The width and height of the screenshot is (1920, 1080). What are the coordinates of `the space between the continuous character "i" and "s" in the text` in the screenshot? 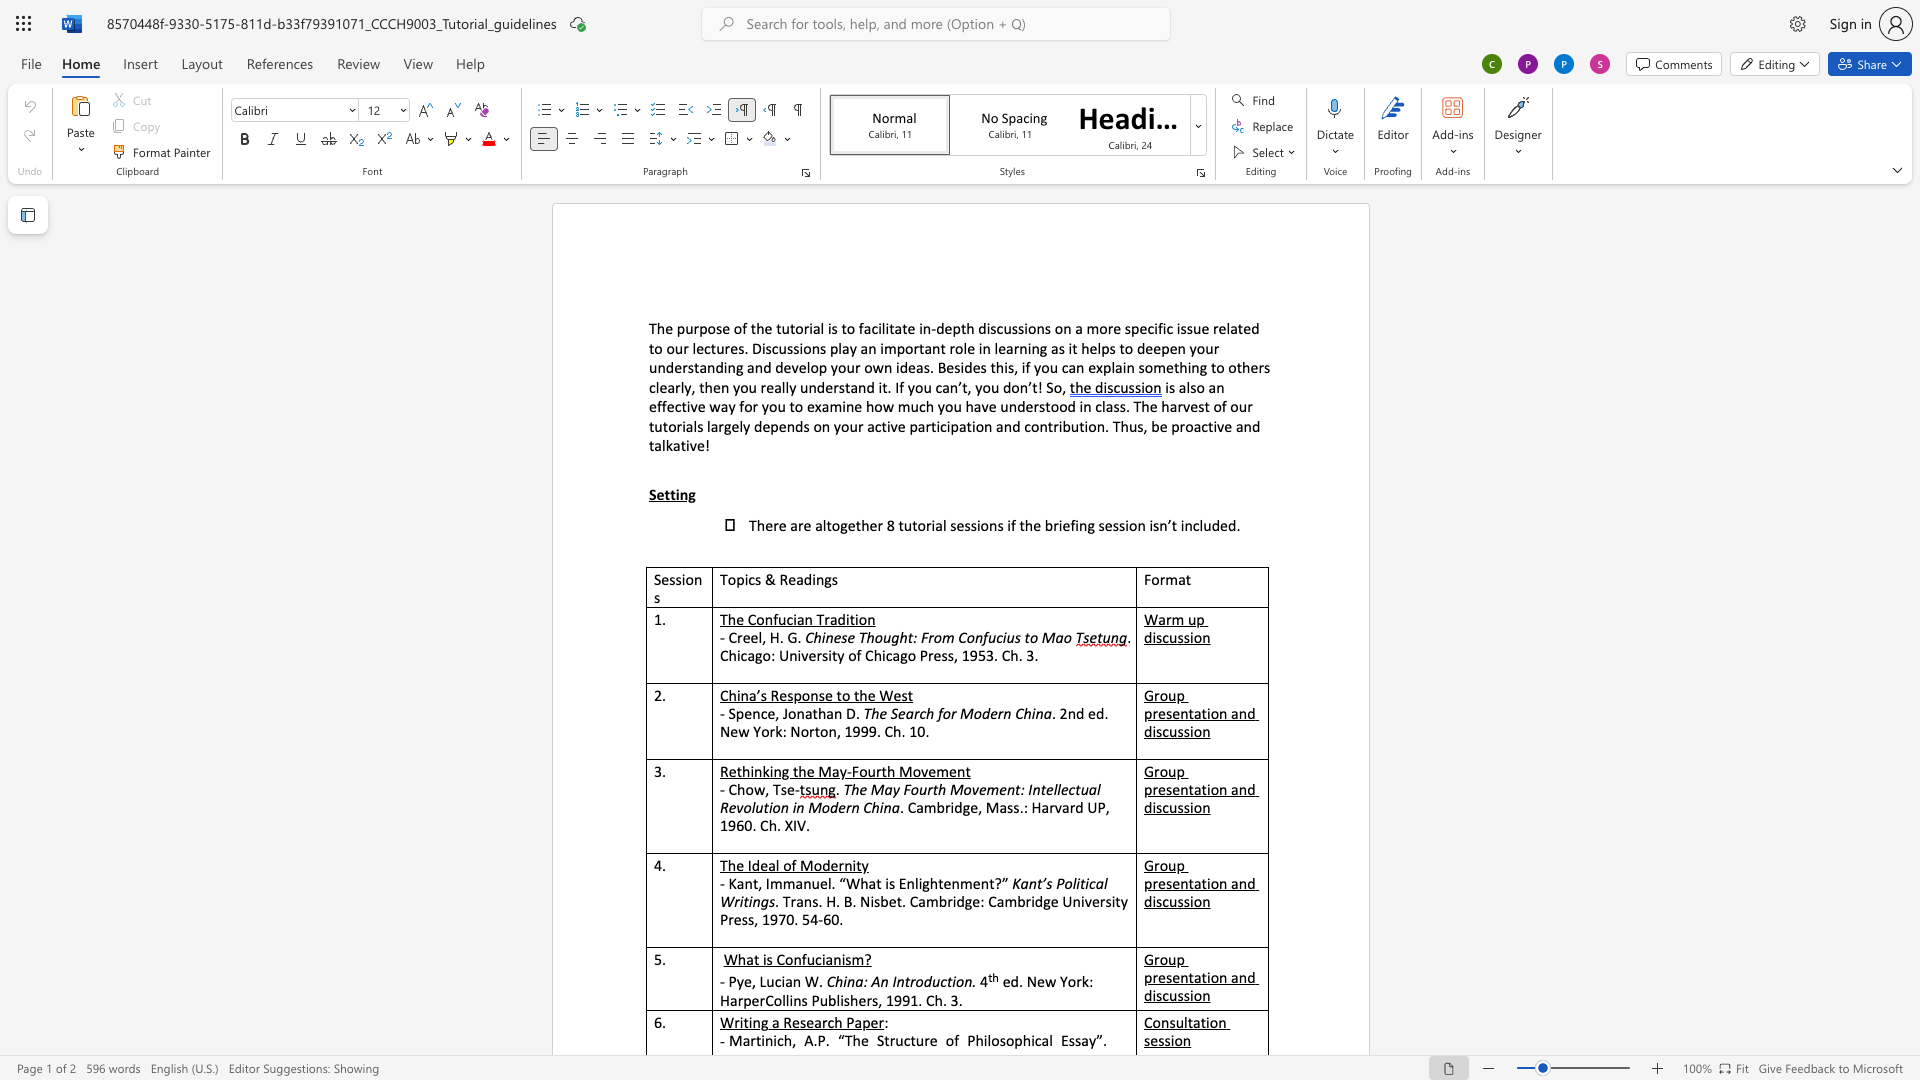 It's located at (832, 327).